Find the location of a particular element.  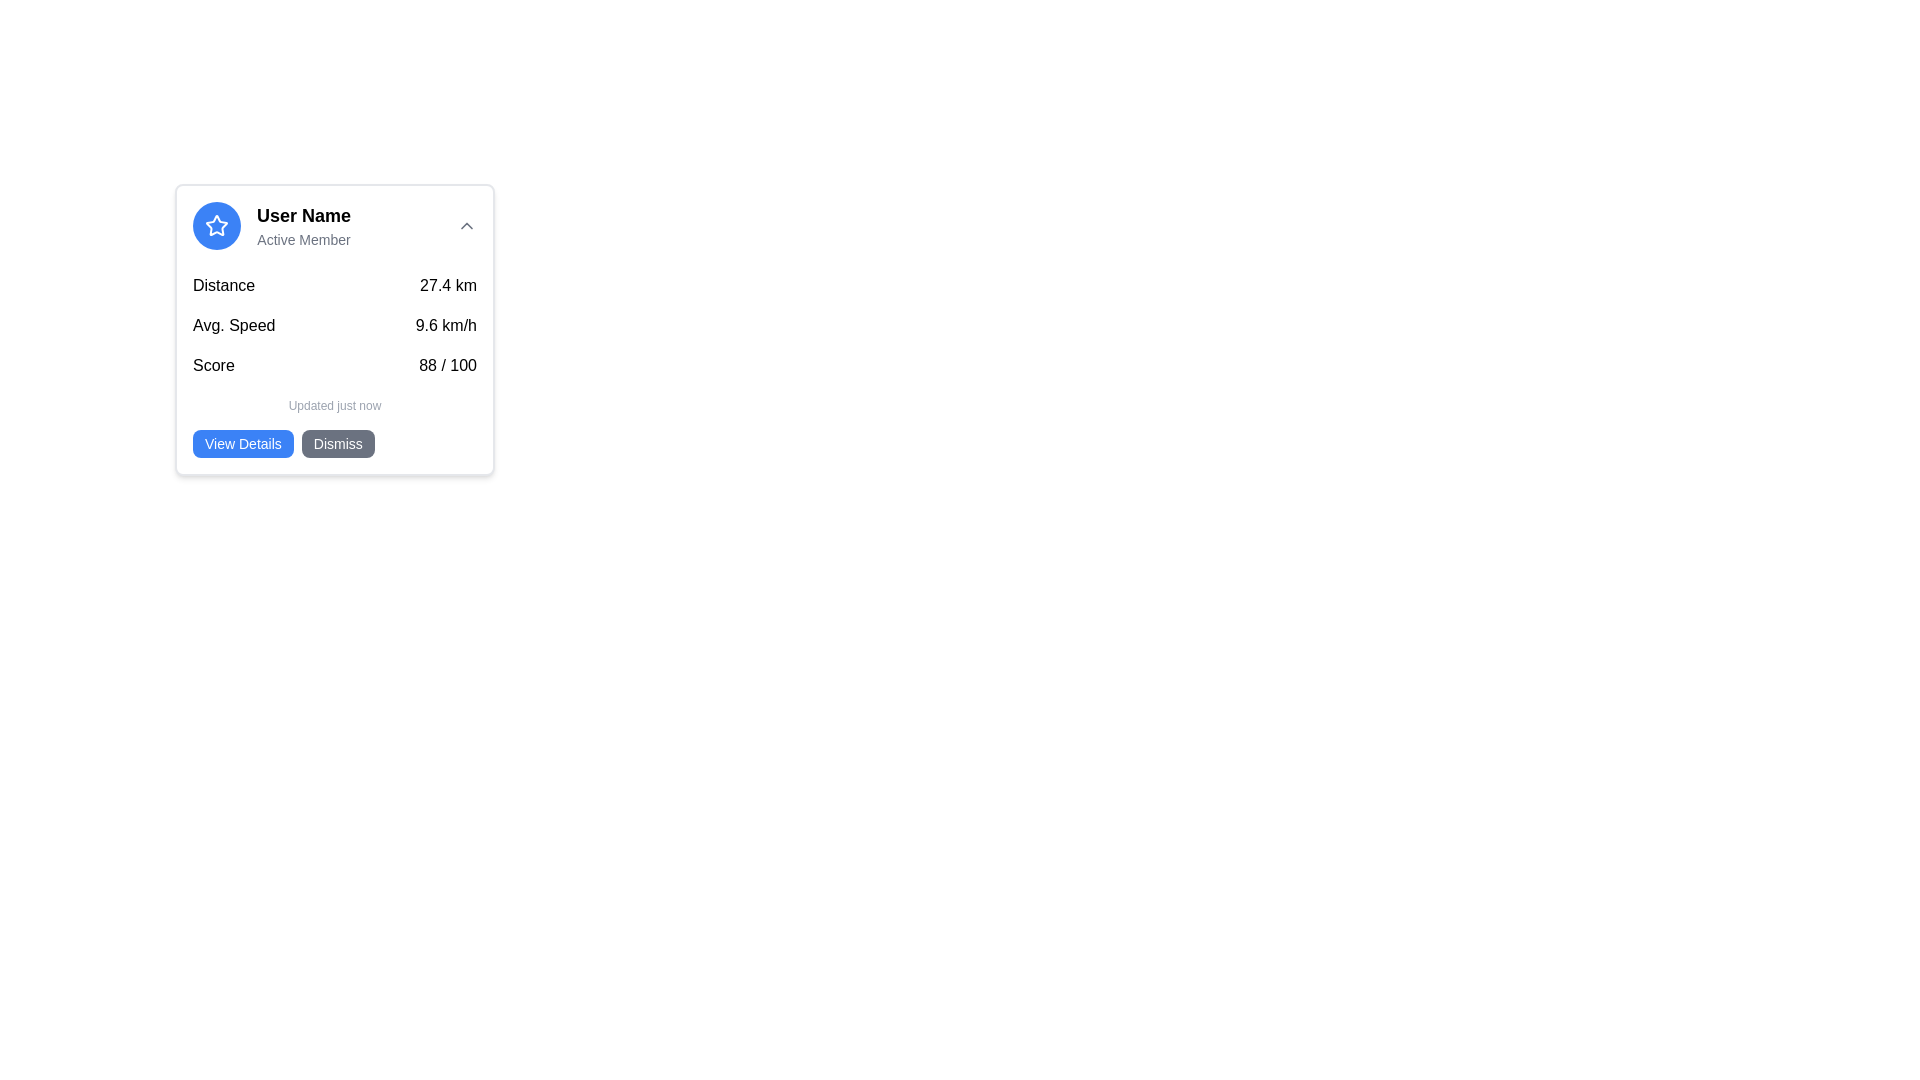

the 'Active Member' text label, which is a smaller, gray-colored, sans-serif font located beneath the 'User Name' text in the profile card is located at coordinates (302, 238).